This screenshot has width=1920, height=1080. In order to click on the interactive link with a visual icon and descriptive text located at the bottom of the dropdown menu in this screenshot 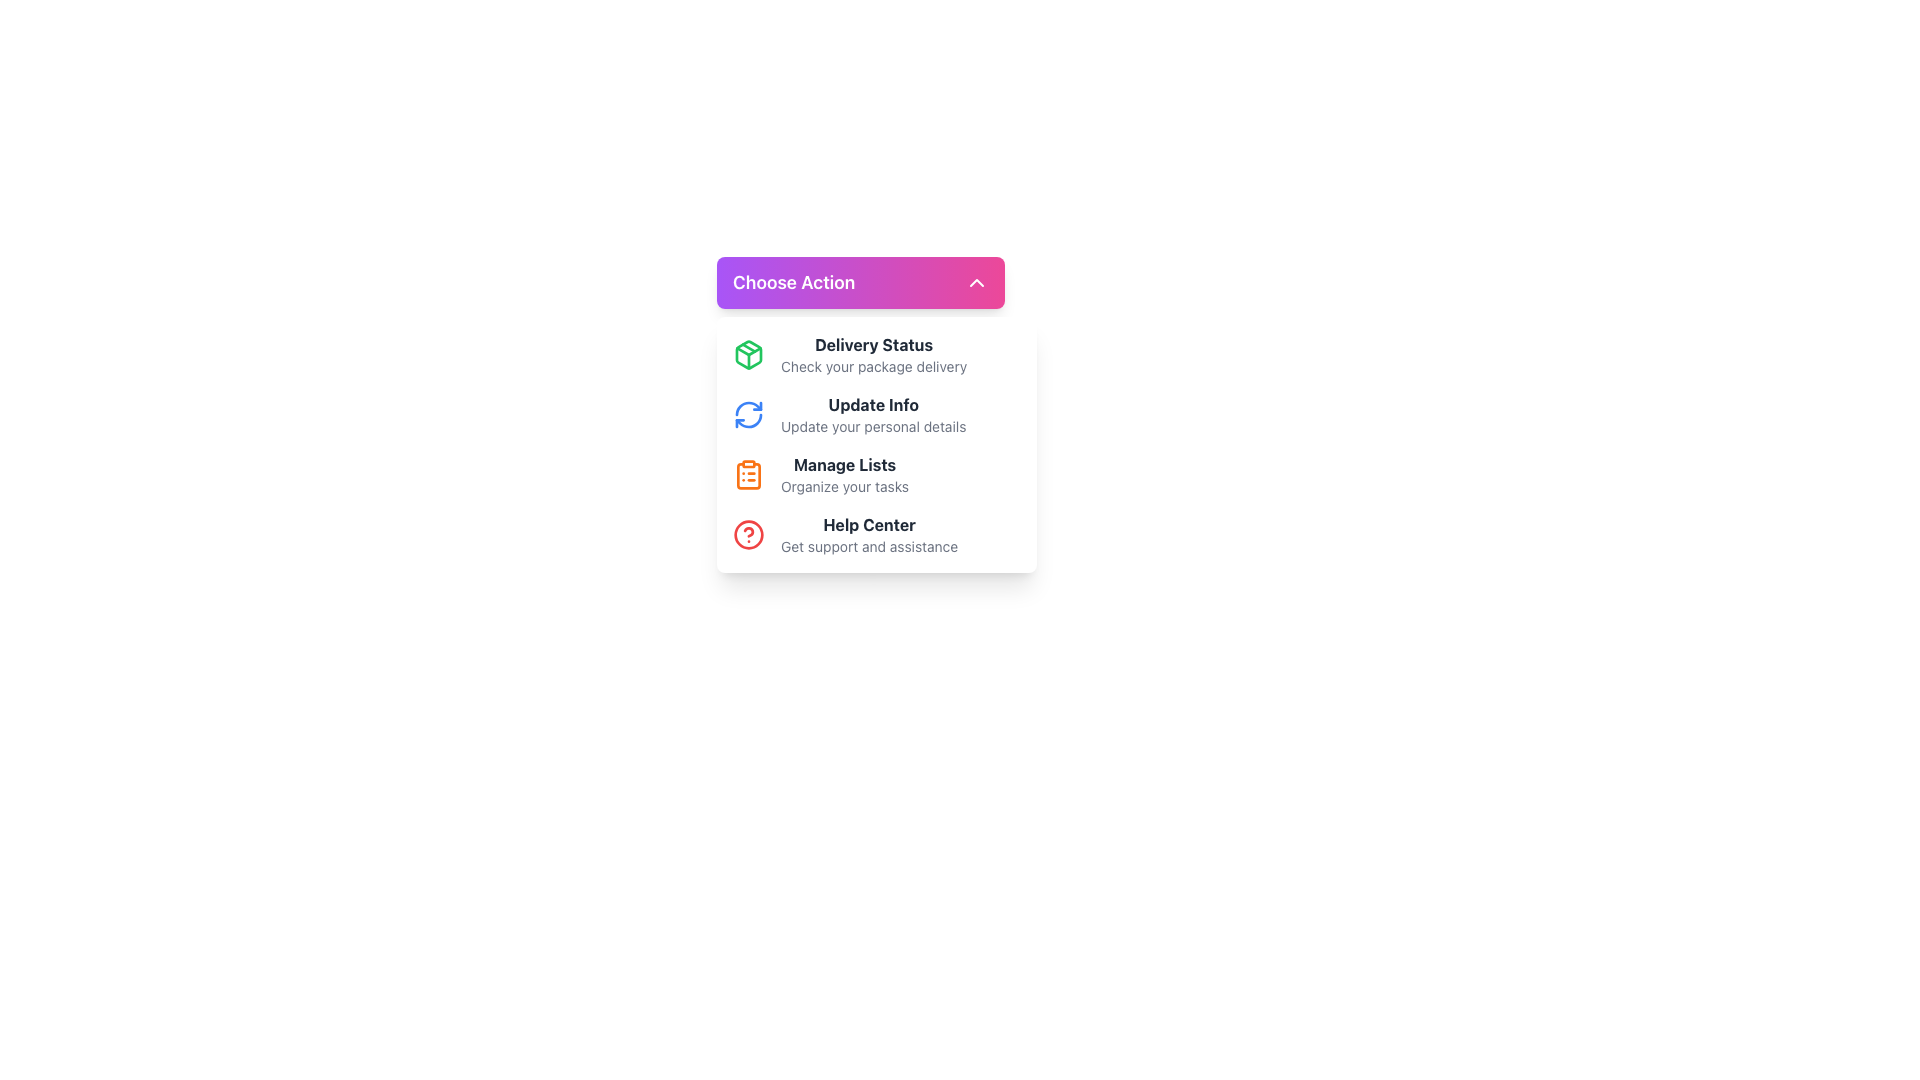, I will do `click(877, 534)`.